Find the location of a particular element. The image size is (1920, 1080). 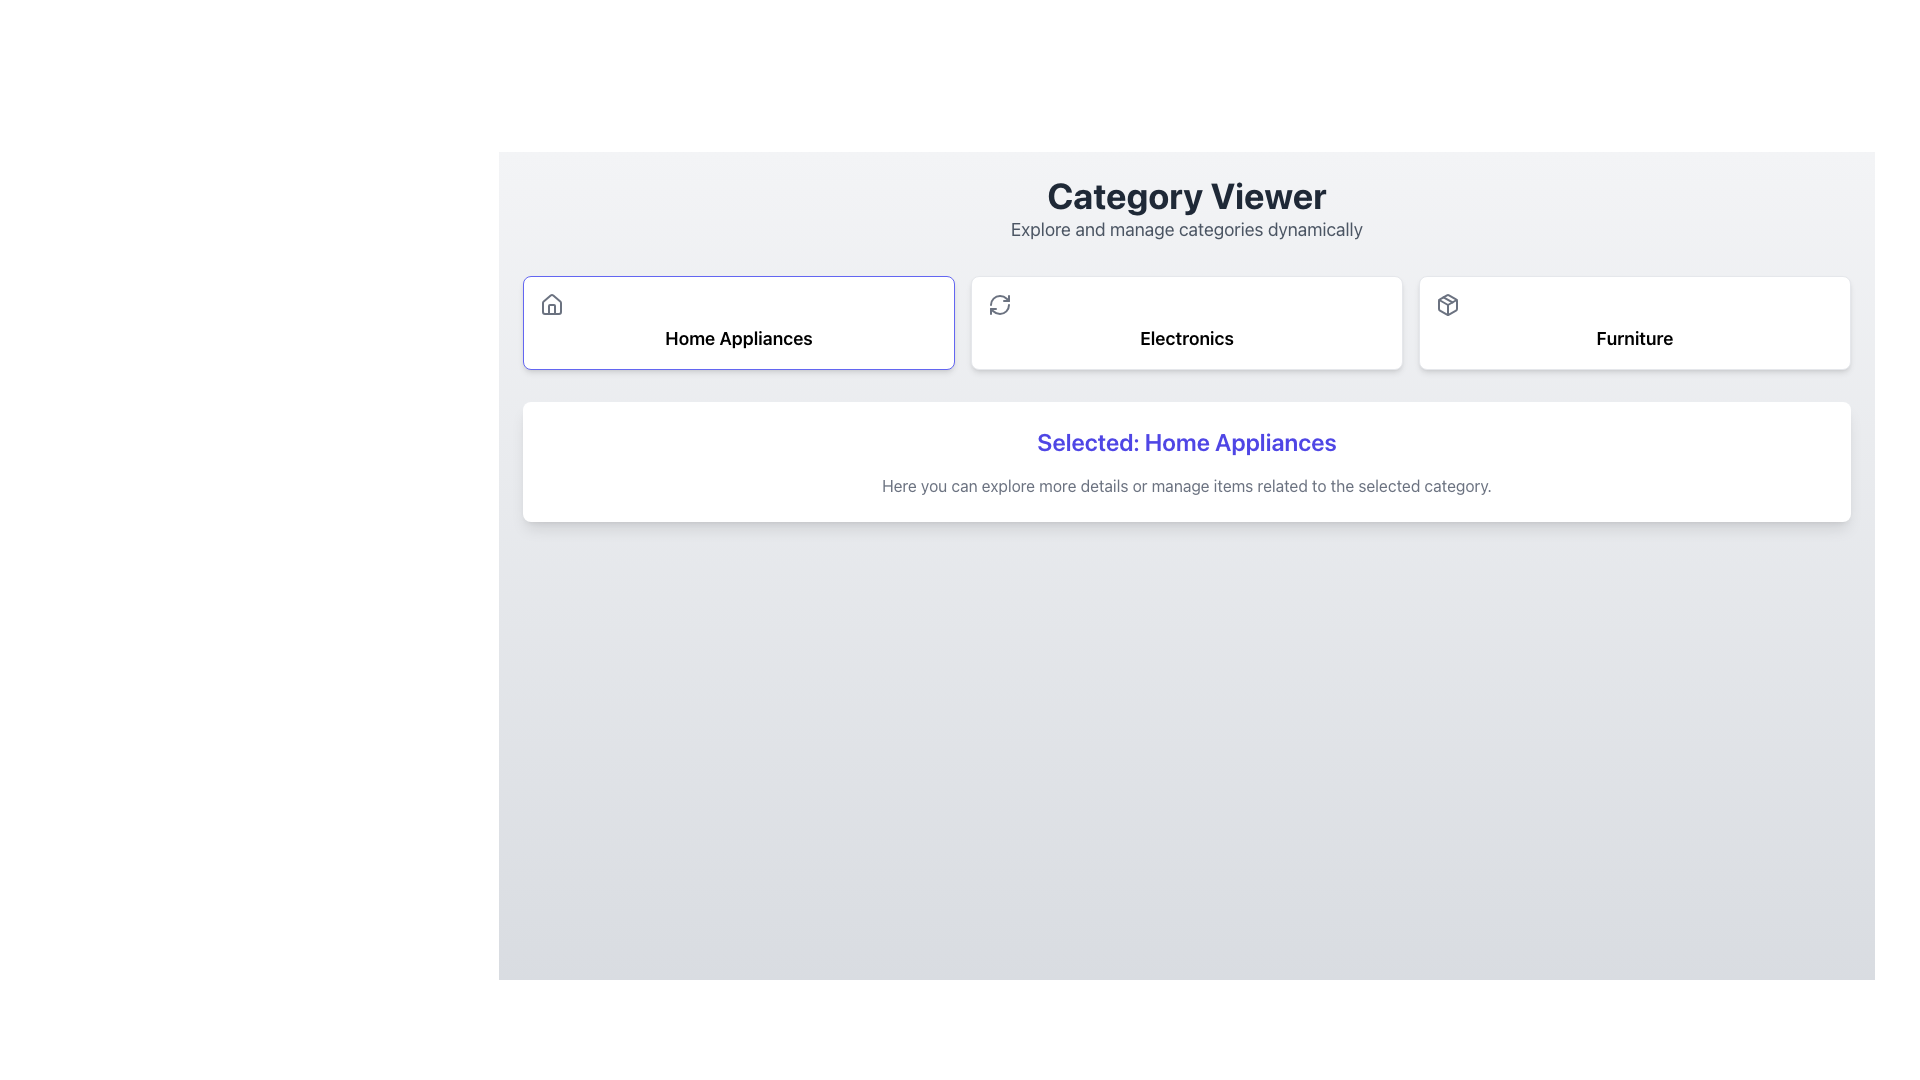

the 'Home Appliances' category icon located at the top-left corner of its card component, above the text label is located at coordinates (552, 304).